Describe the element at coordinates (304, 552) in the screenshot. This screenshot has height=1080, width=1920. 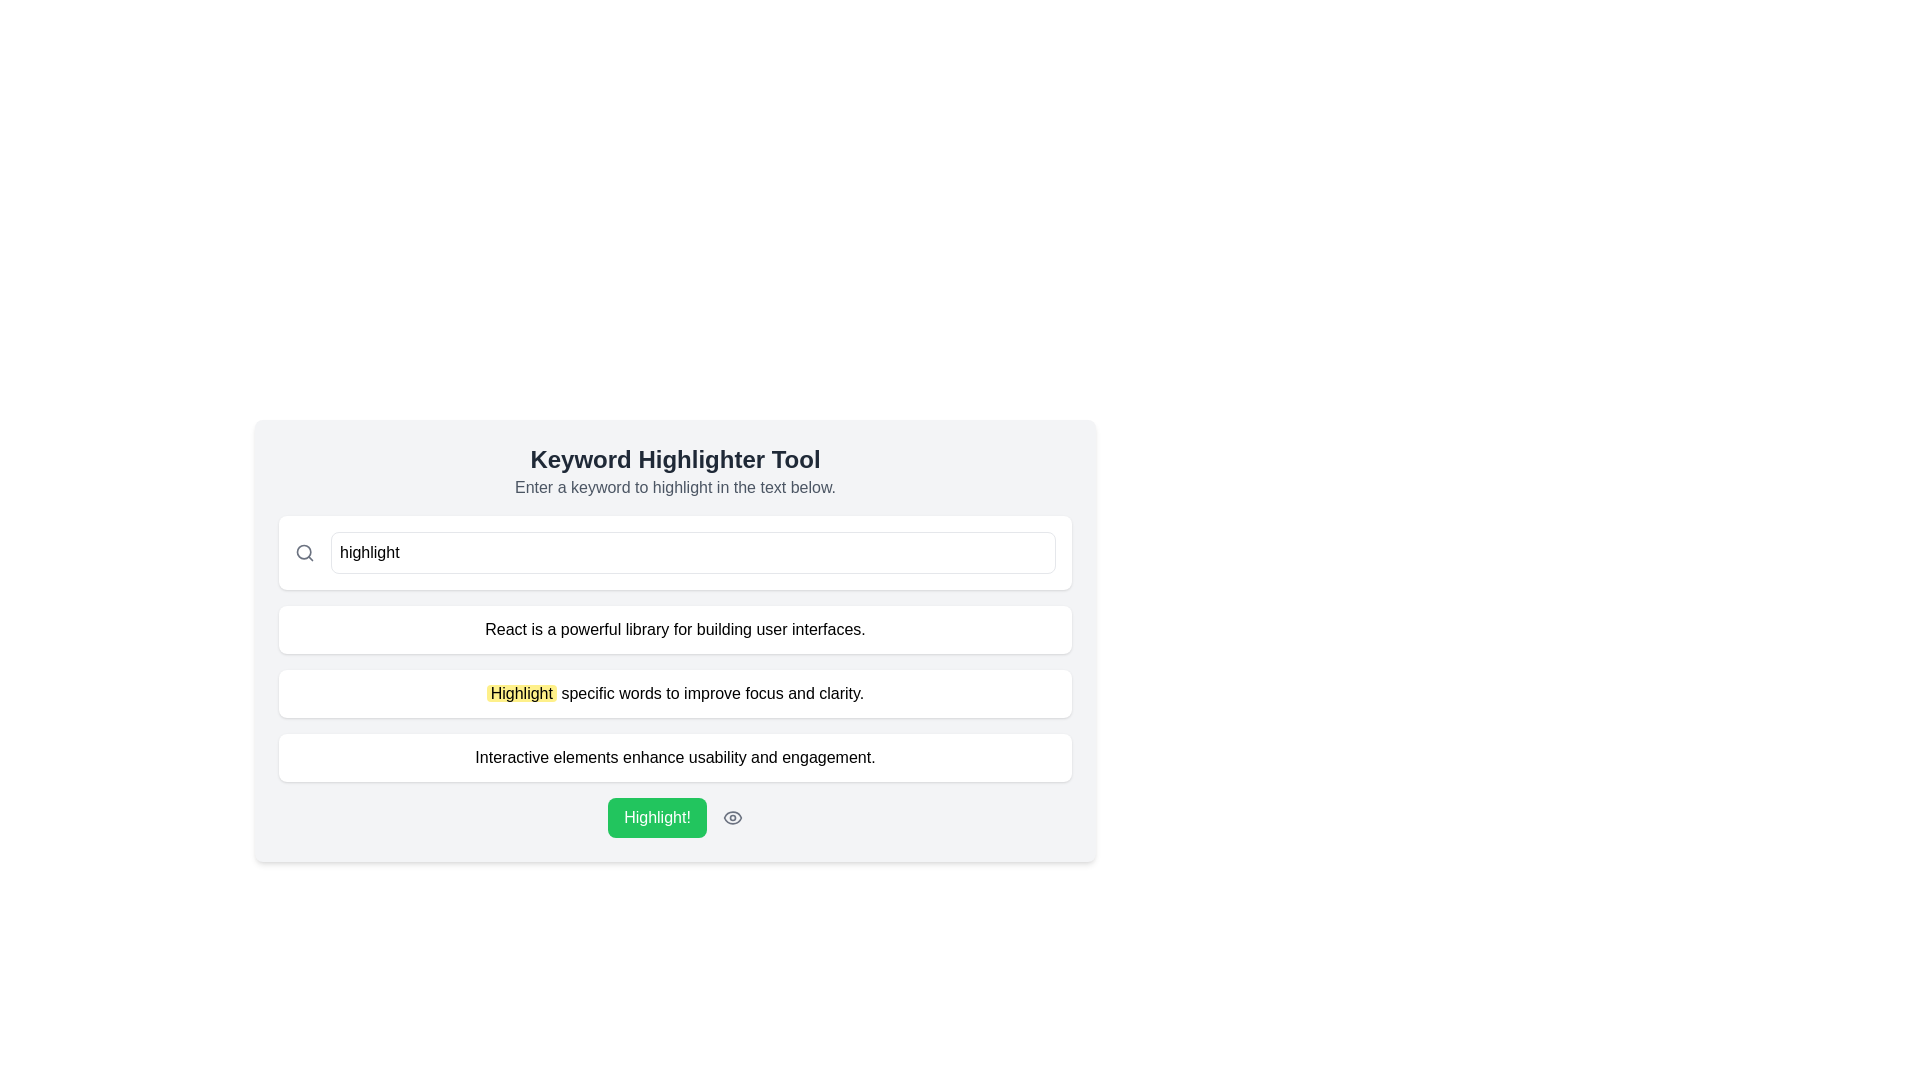
I see `the search icon located on the left side of the input box labeled 'Type a word` at that location.